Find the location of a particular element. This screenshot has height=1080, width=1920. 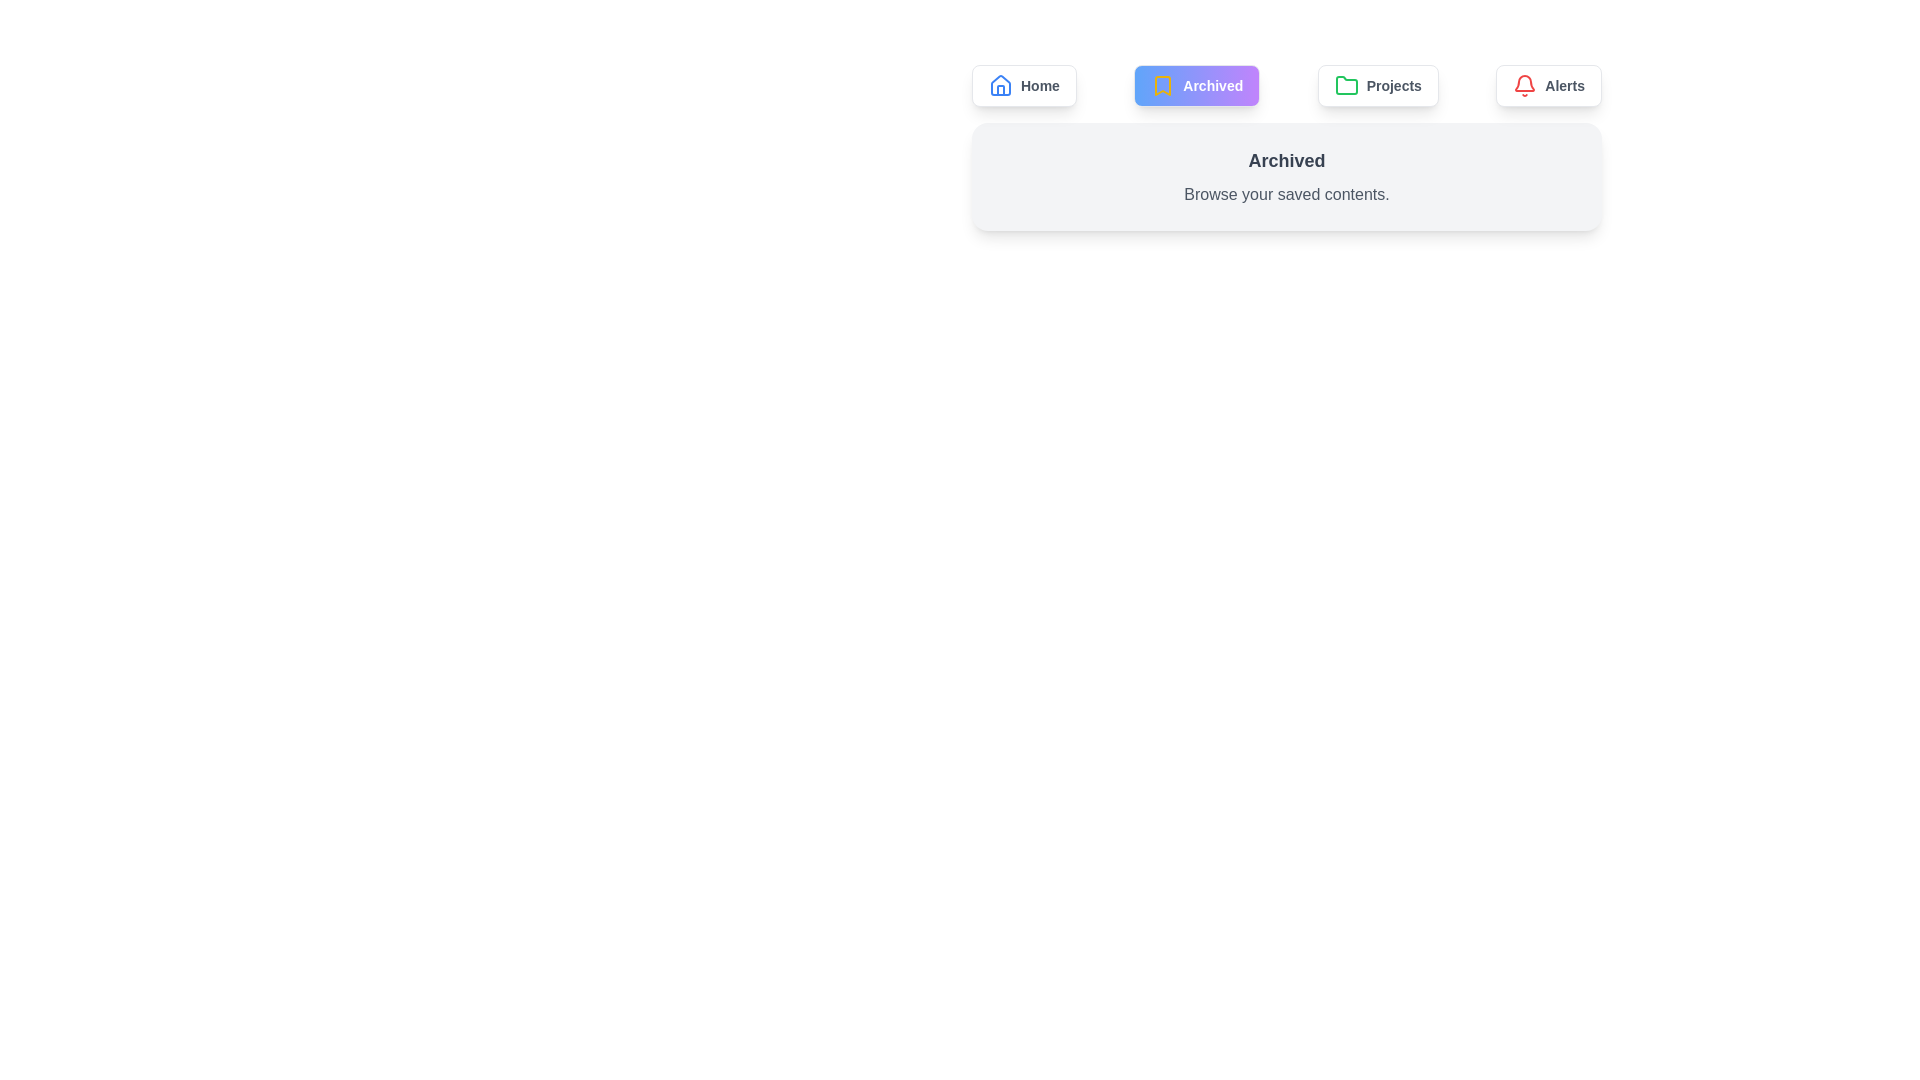

the tab labeled Alerts is located at coordinates (1548, 84).